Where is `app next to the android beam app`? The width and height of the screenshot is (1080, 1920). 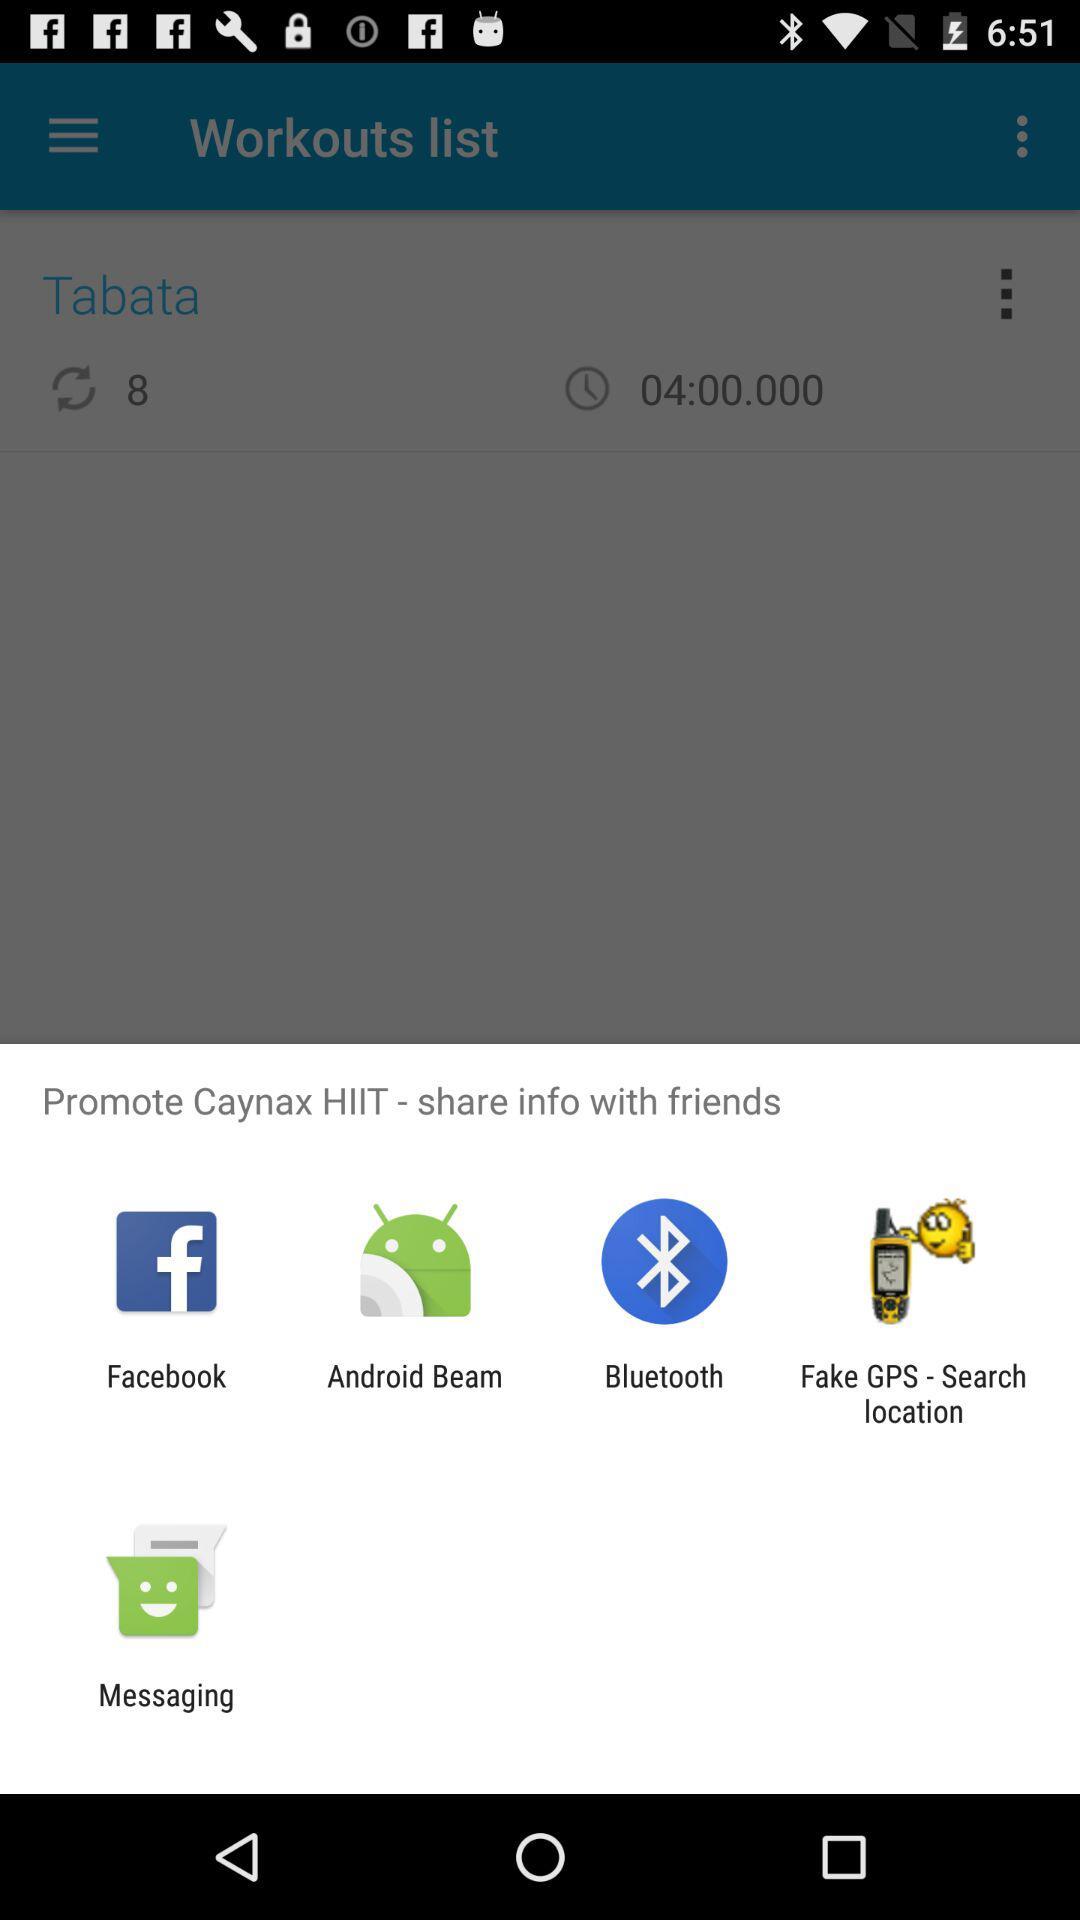 app next to the android beam app is located at coordinates (664, 1392).